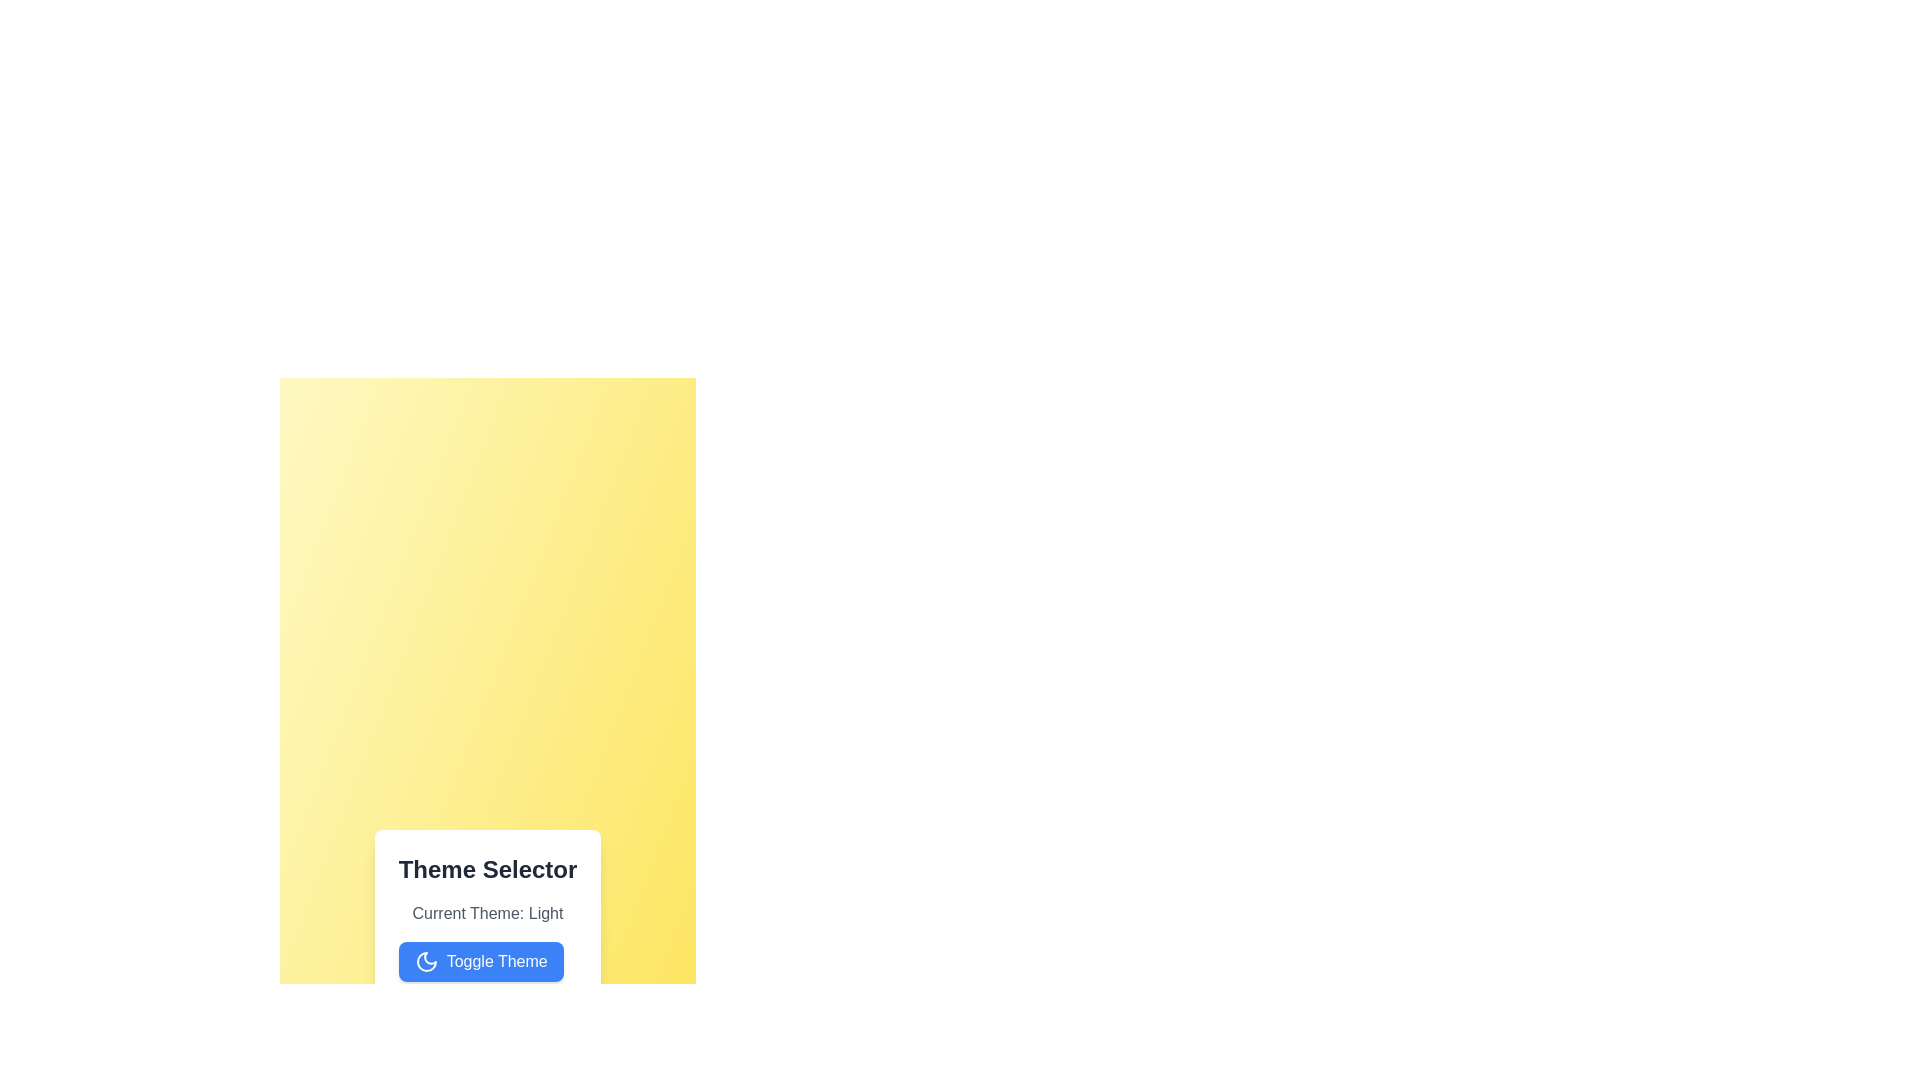 The width and height of the screenshot is (1920, 1080). What do you see at coordinates (480, 960) in the screenshot?
I see `the 'Toggle Theme' button to switch the theme` at bounding box center [480, 960].